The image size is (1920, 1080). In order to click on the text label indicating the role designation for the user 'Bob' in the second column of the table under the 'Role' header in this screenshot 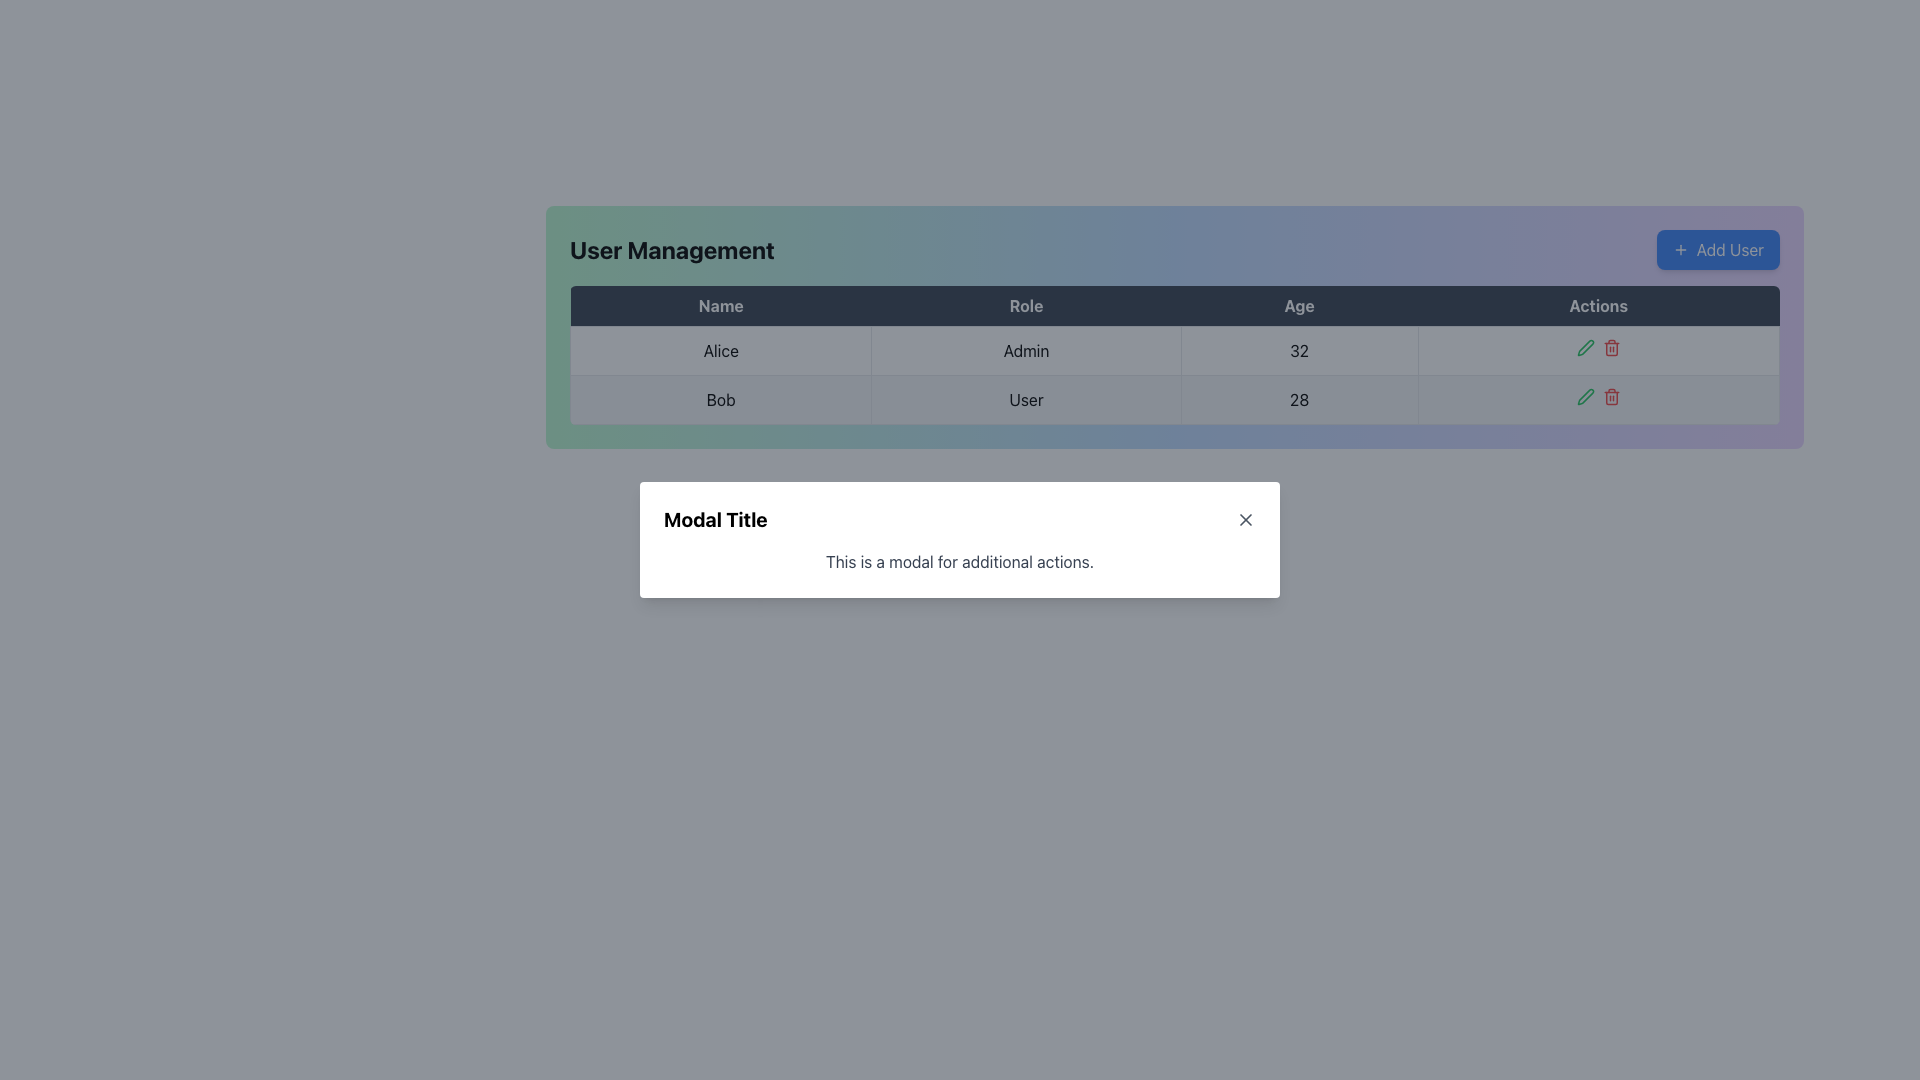, I will do `click(1026, 400)`.